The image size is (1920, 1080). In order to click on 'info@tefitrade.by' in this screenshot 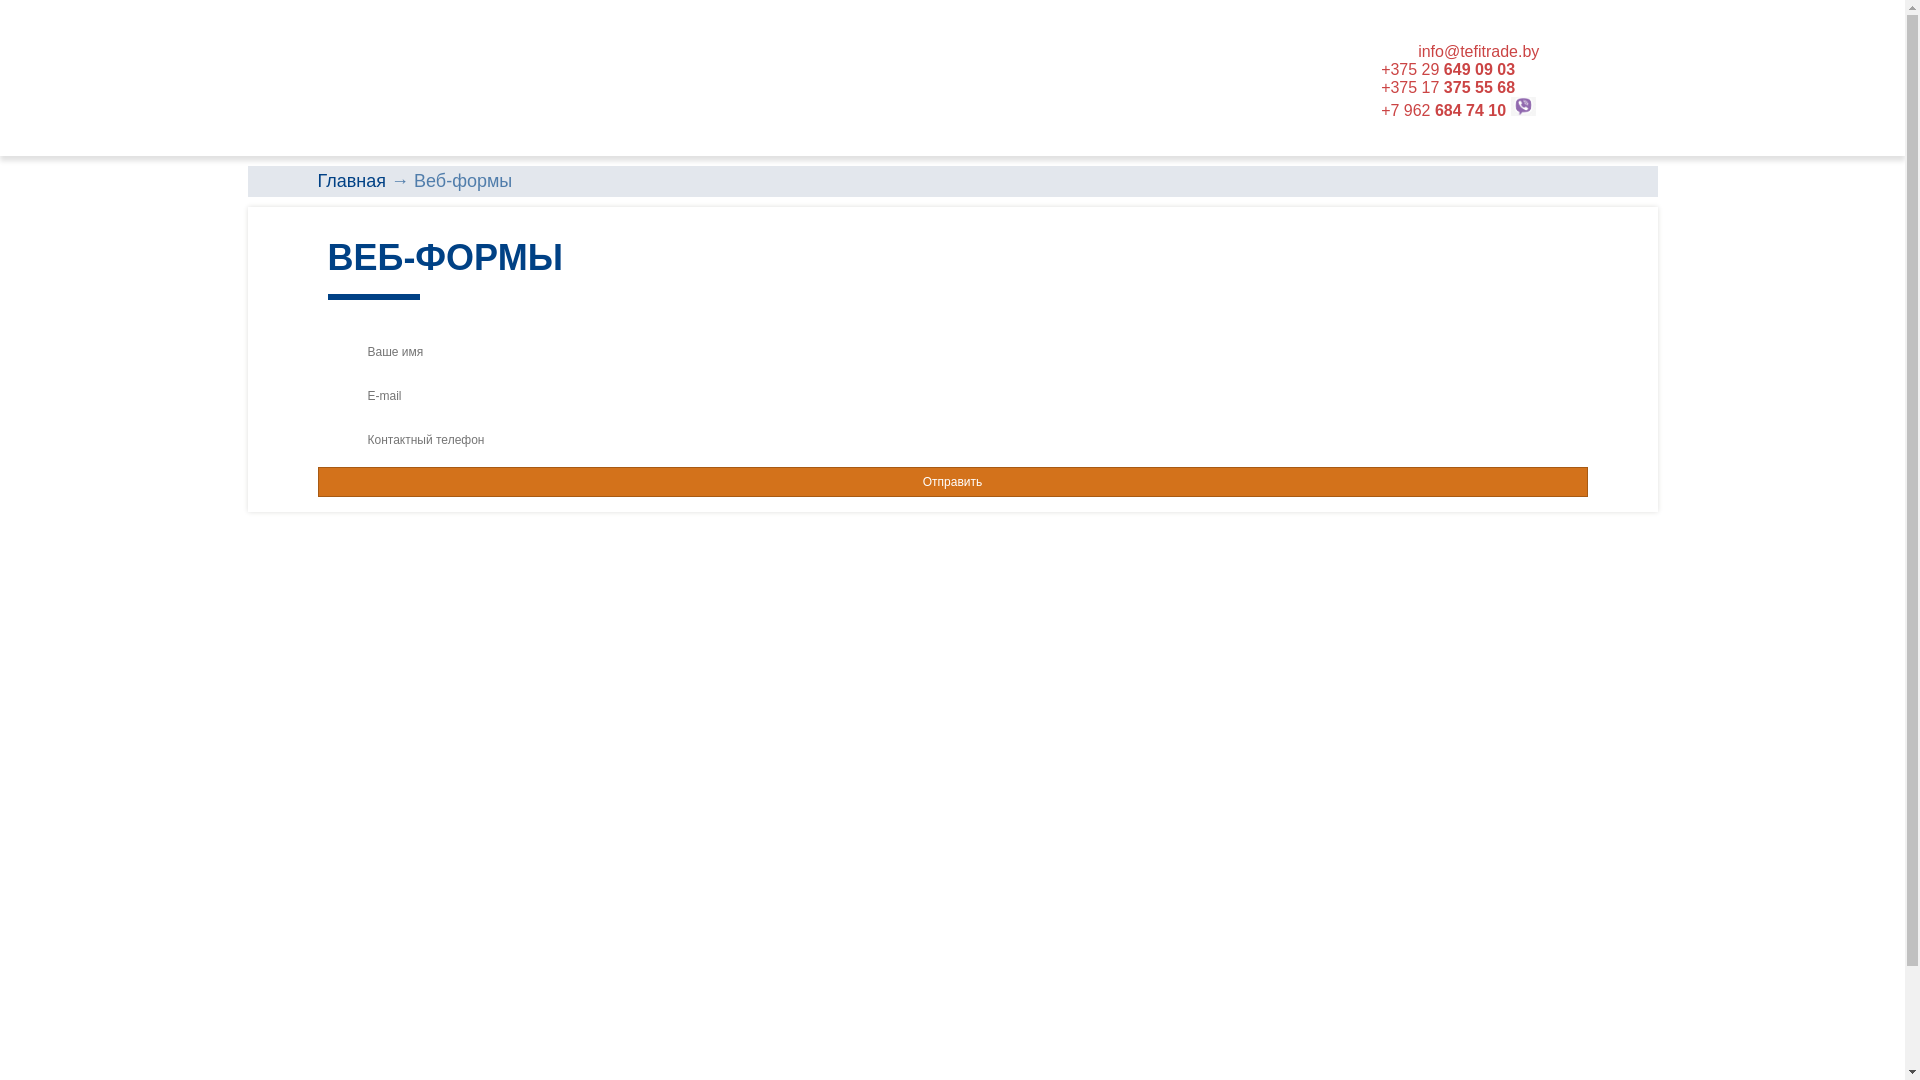, I will do `click(1478, 50)`.